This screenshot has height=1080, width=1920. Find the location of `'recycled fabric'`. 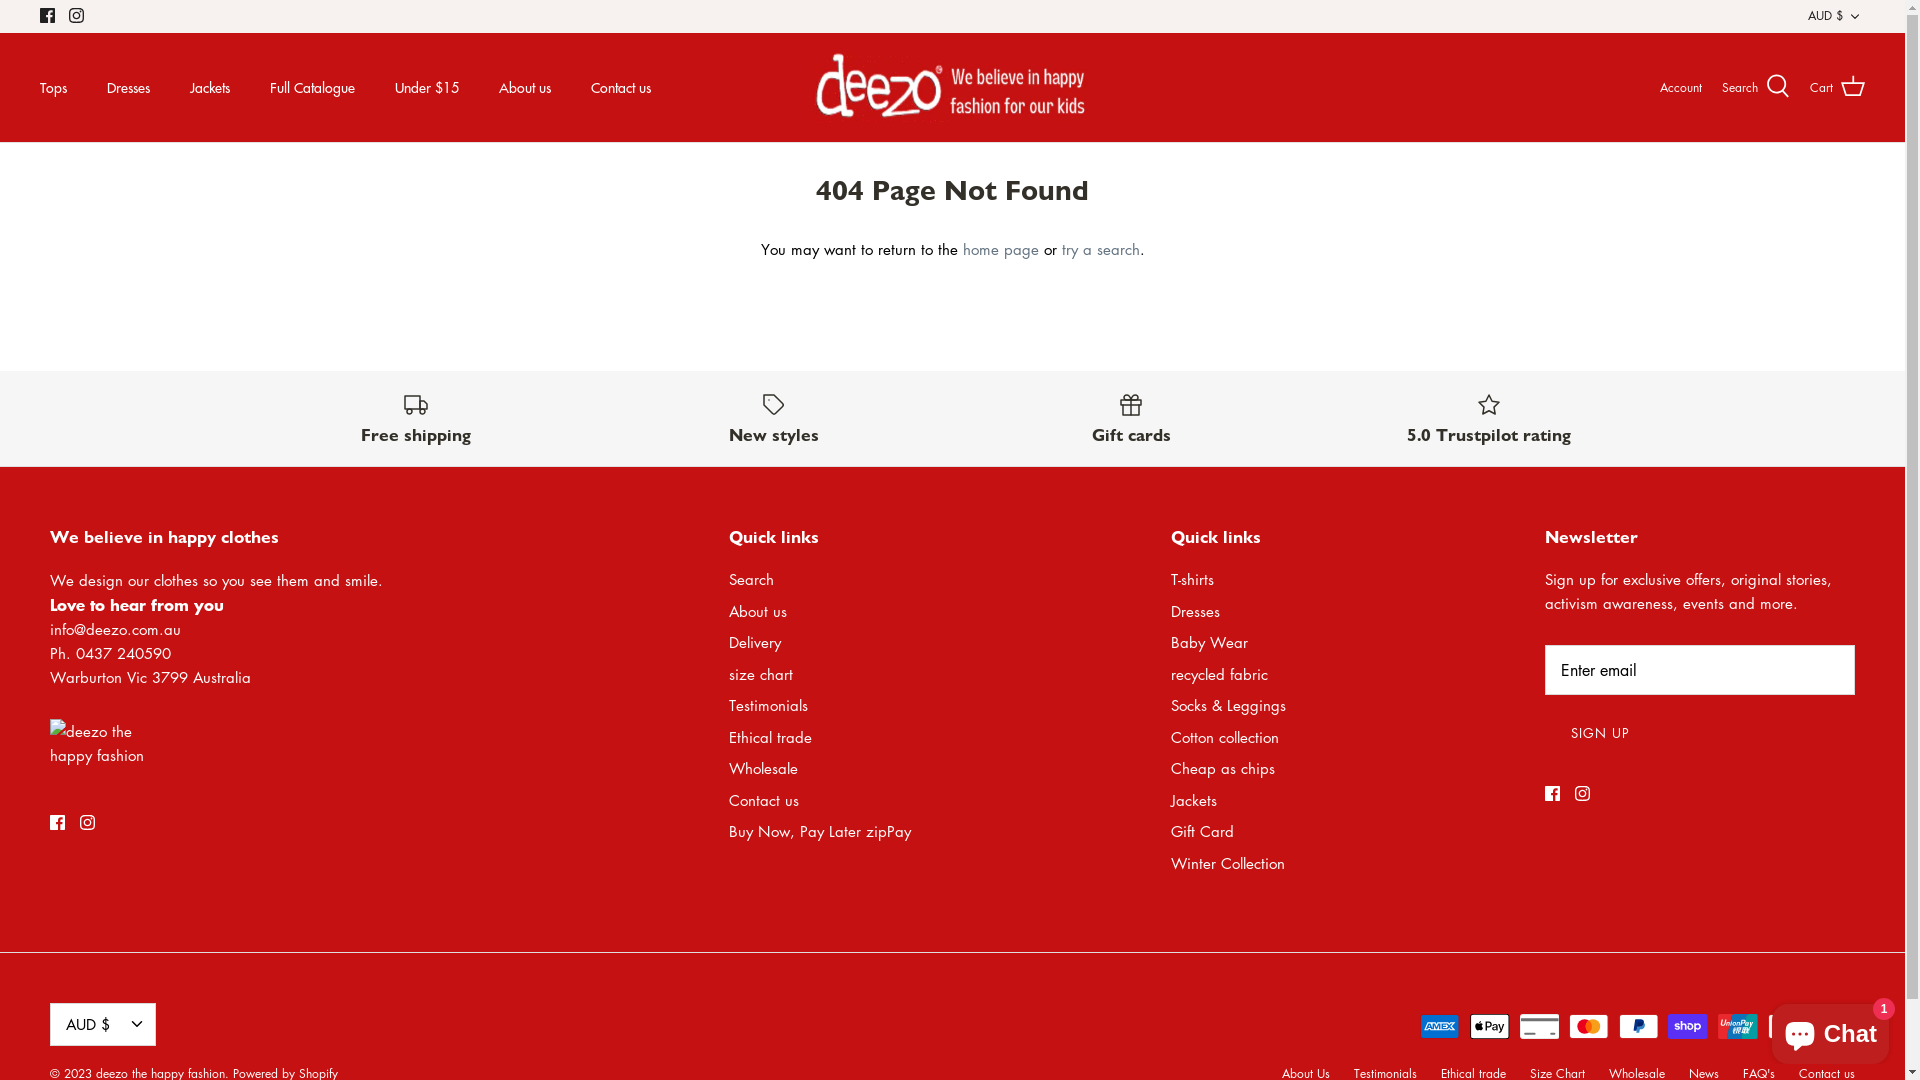

'recycled fabric' is located at coordinates (1218, 674).